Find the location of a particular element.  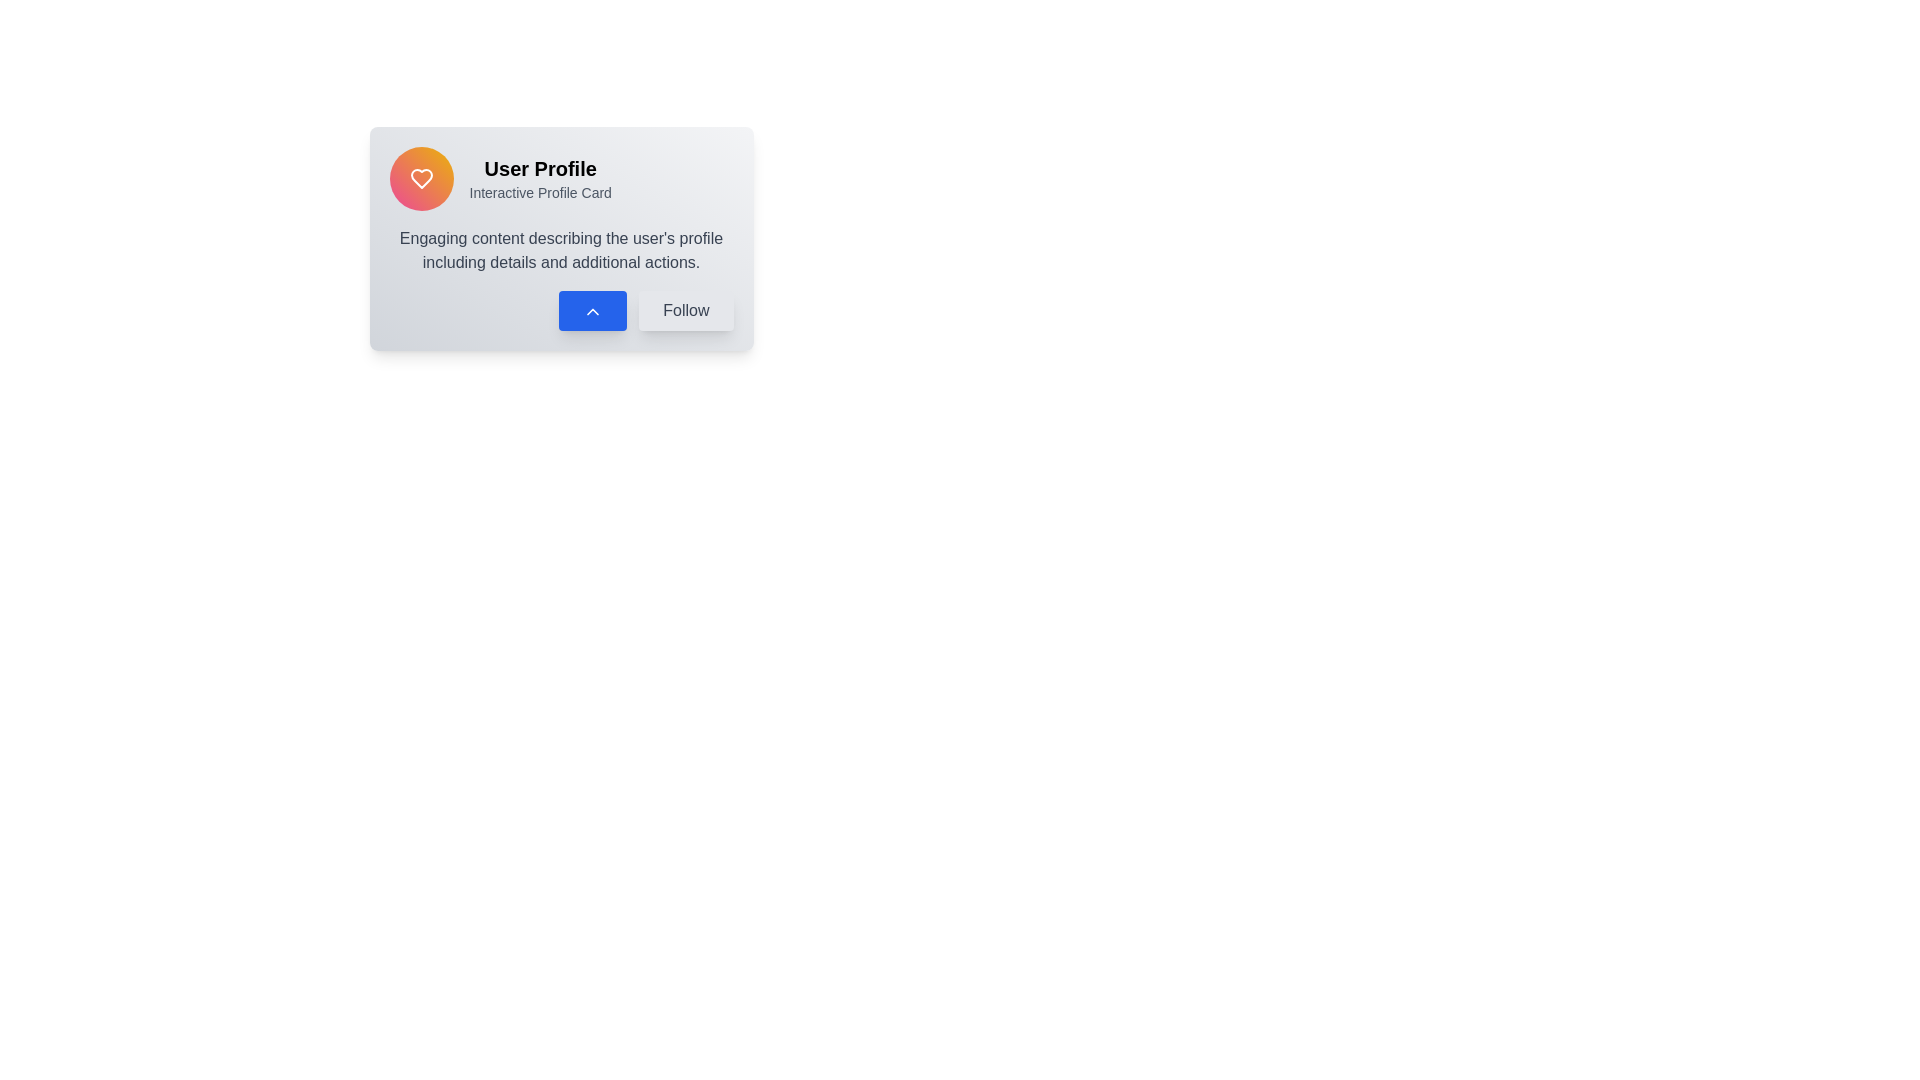

keyboard navigation is located at coordinates (592, 311).